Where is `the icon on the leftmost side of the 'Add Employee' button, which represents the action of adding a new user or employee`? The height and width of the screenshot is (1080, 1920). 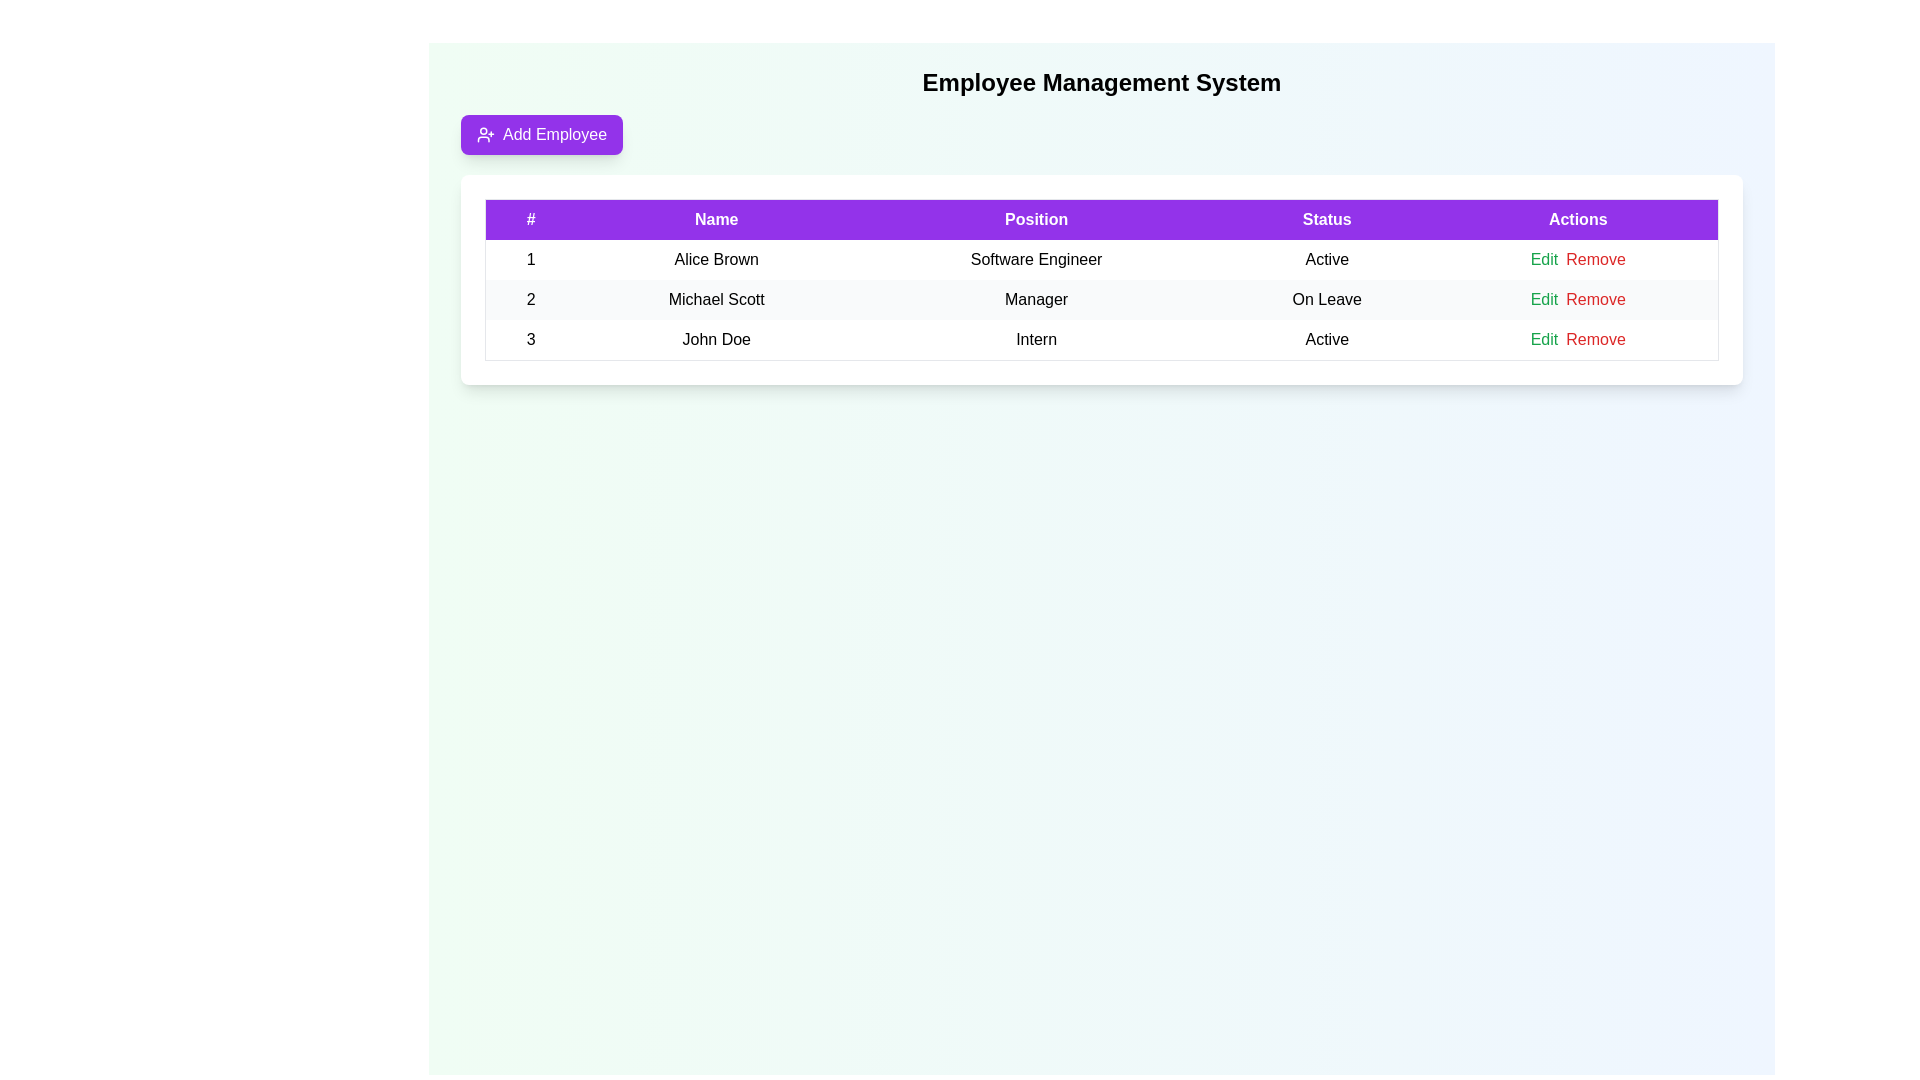
the icon on the leftmost side of the 'Add Employee' button, which represents the action of adding a new user or employee is located at coordinates (485, 135).